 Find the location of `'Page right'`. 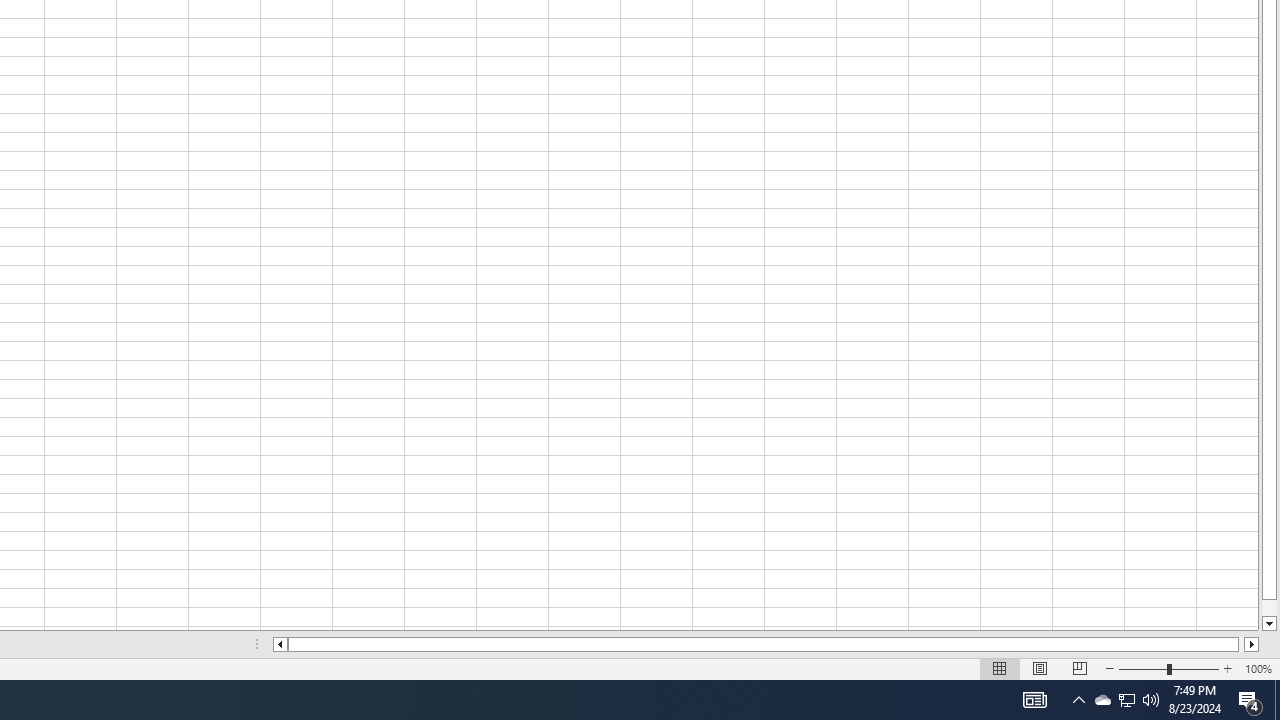

'Page right' is located at coordinates (1240, 644).